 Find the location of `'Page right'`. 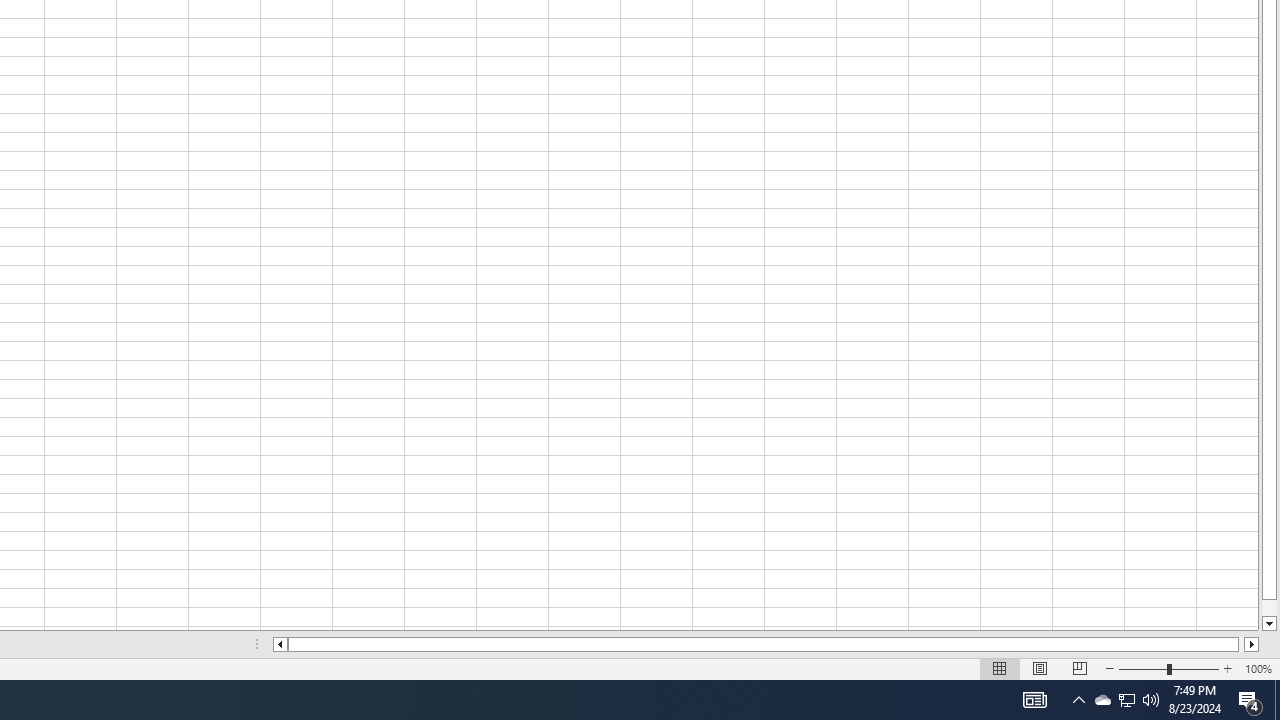

'Page right' is located at coordinates (1240, 644).